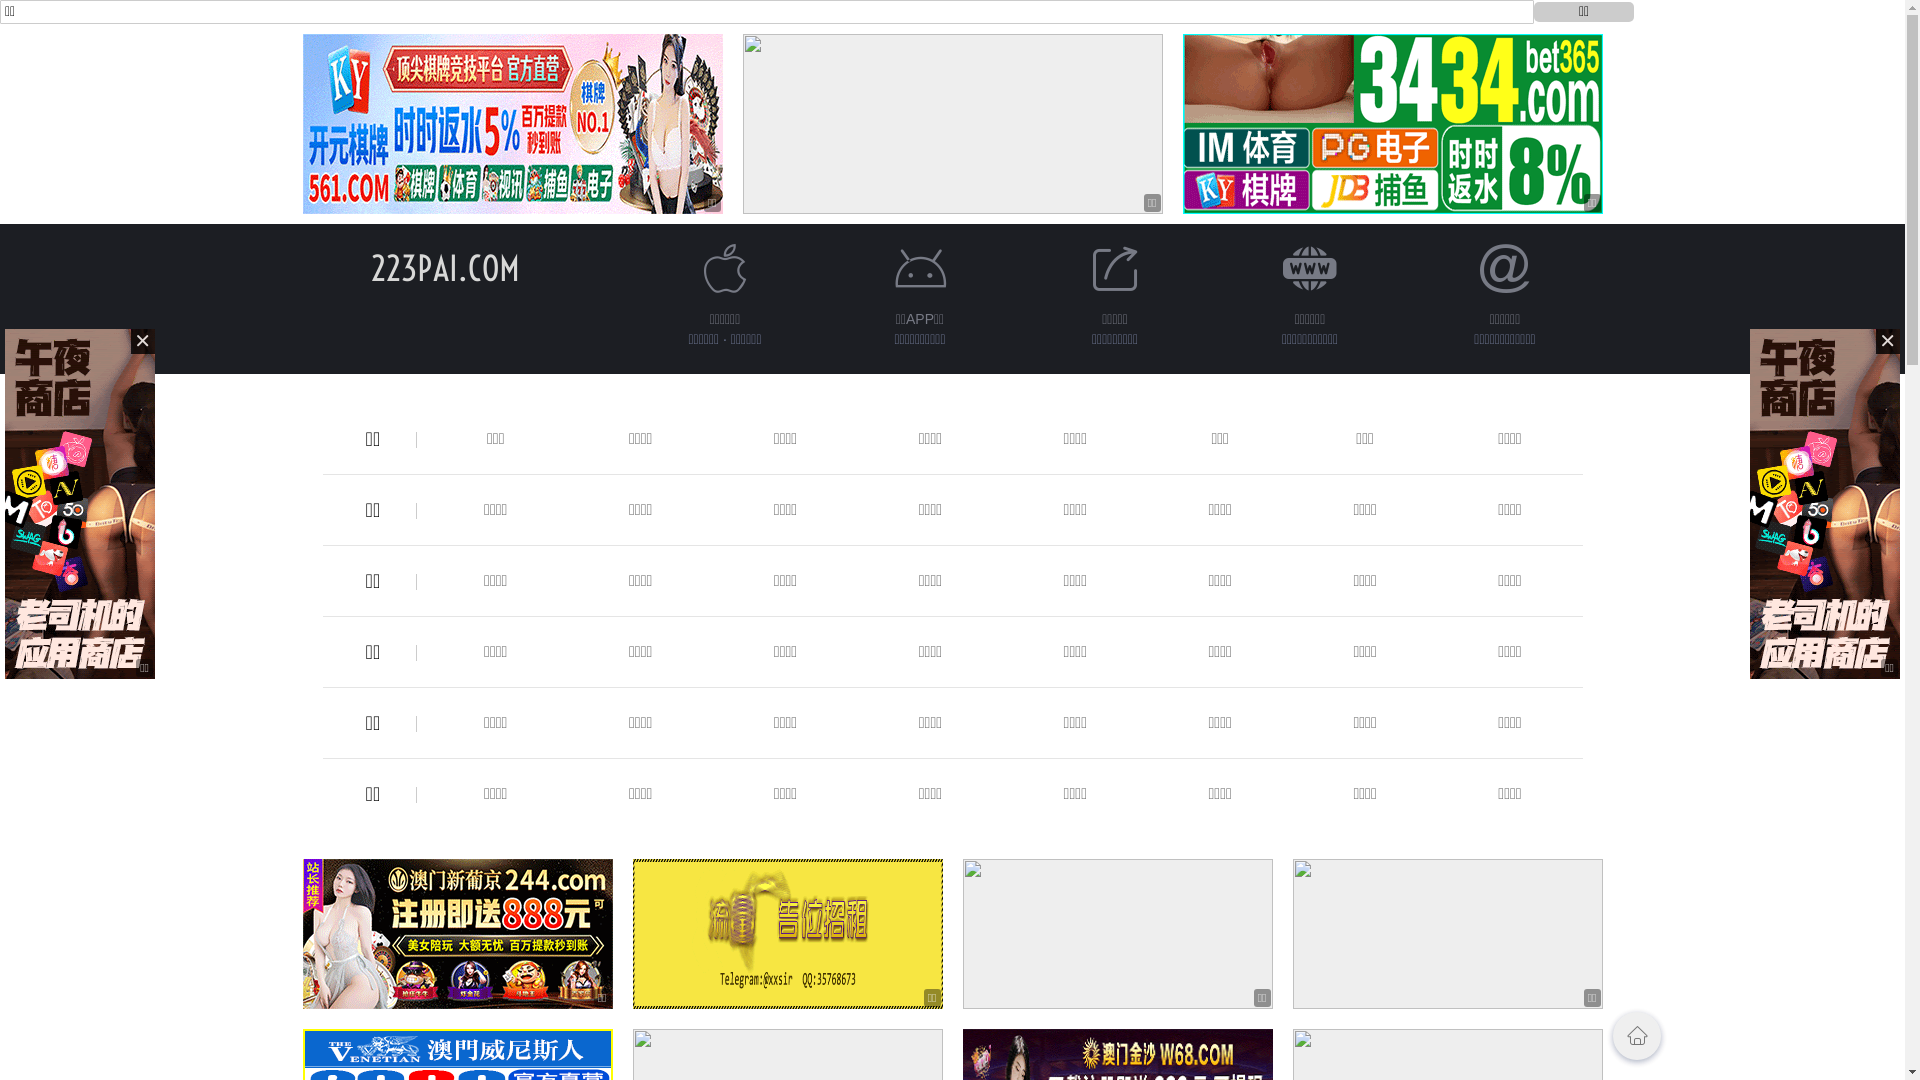 The height and width of the screenshot is (1080, 1920). Describe the element at coordinates (444, 267) in the screenshot. I see `'223PAI.COM'` at that location.